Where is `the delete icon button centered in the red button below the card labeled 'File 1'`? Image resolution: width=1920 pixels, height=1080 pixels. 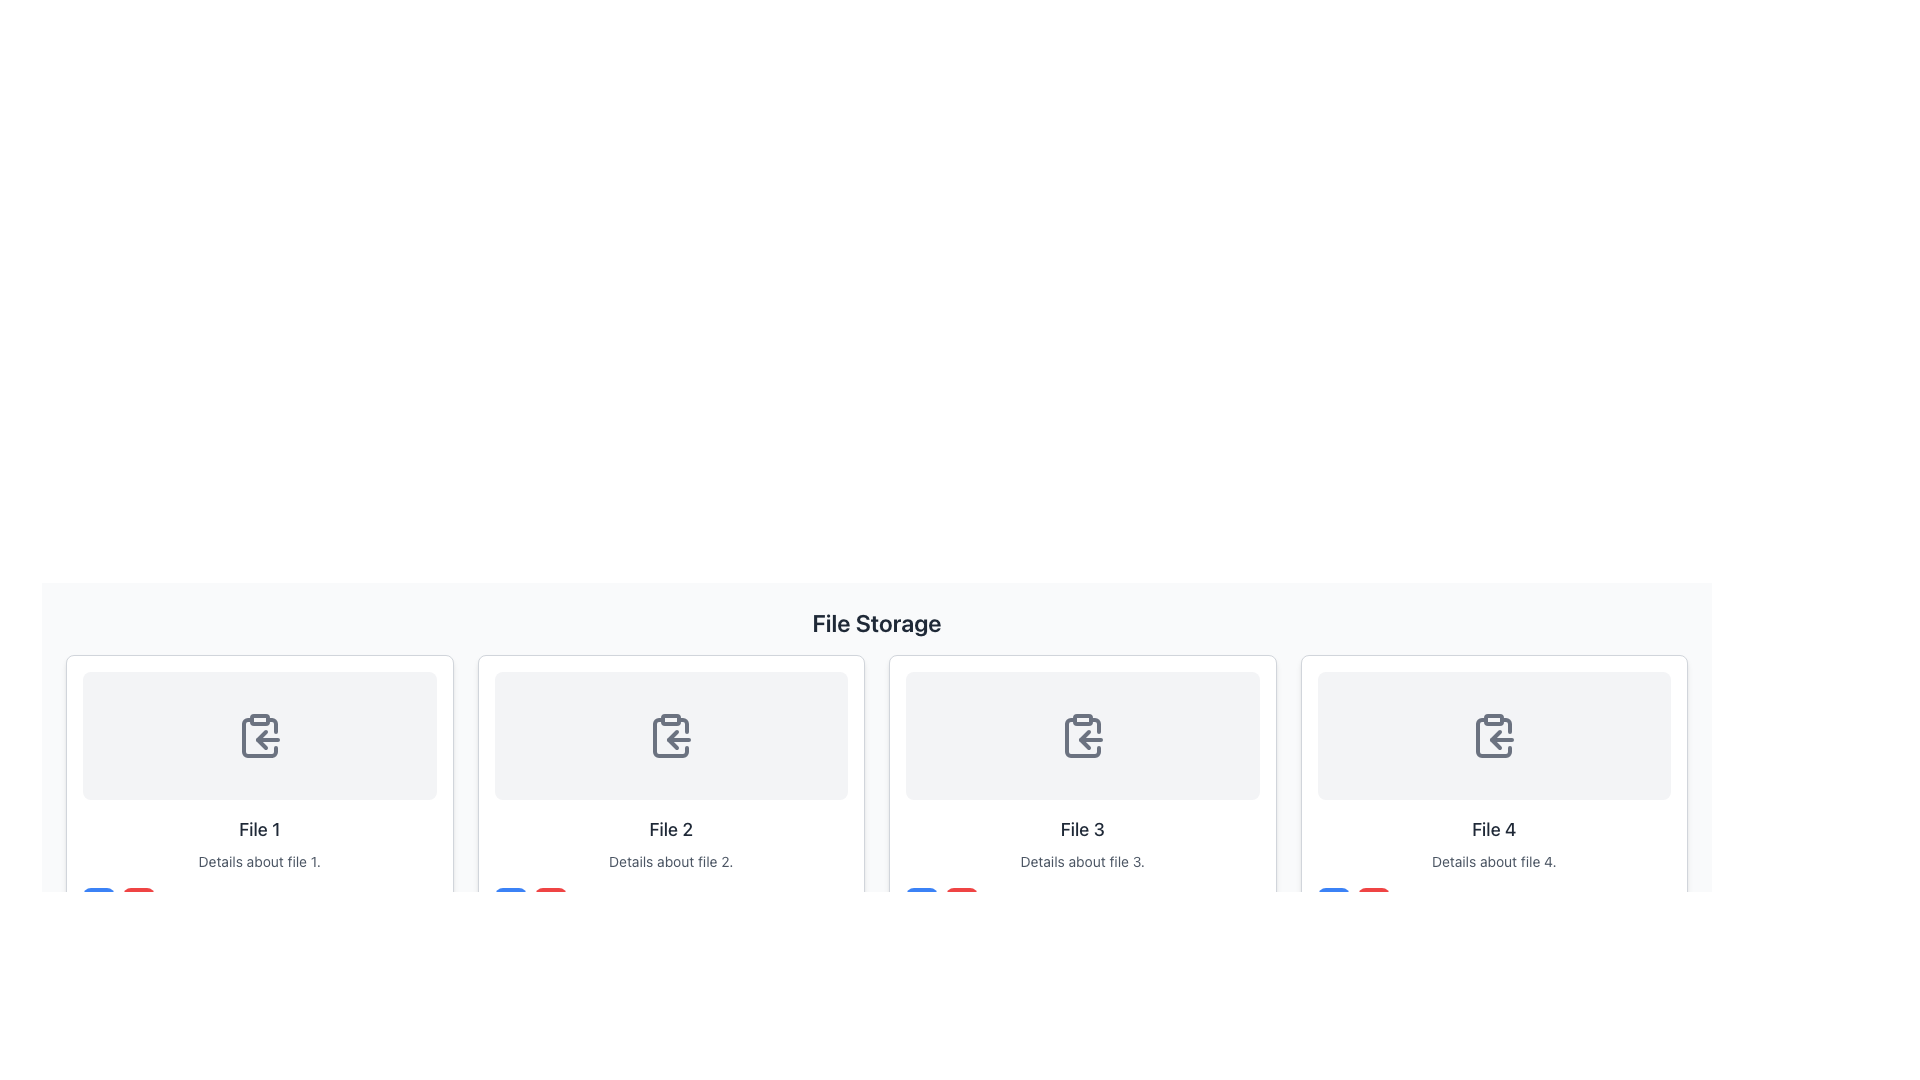
the delete icon button centered in the red button below the card labeled 'File 1' is located at coordinates (138, 903).